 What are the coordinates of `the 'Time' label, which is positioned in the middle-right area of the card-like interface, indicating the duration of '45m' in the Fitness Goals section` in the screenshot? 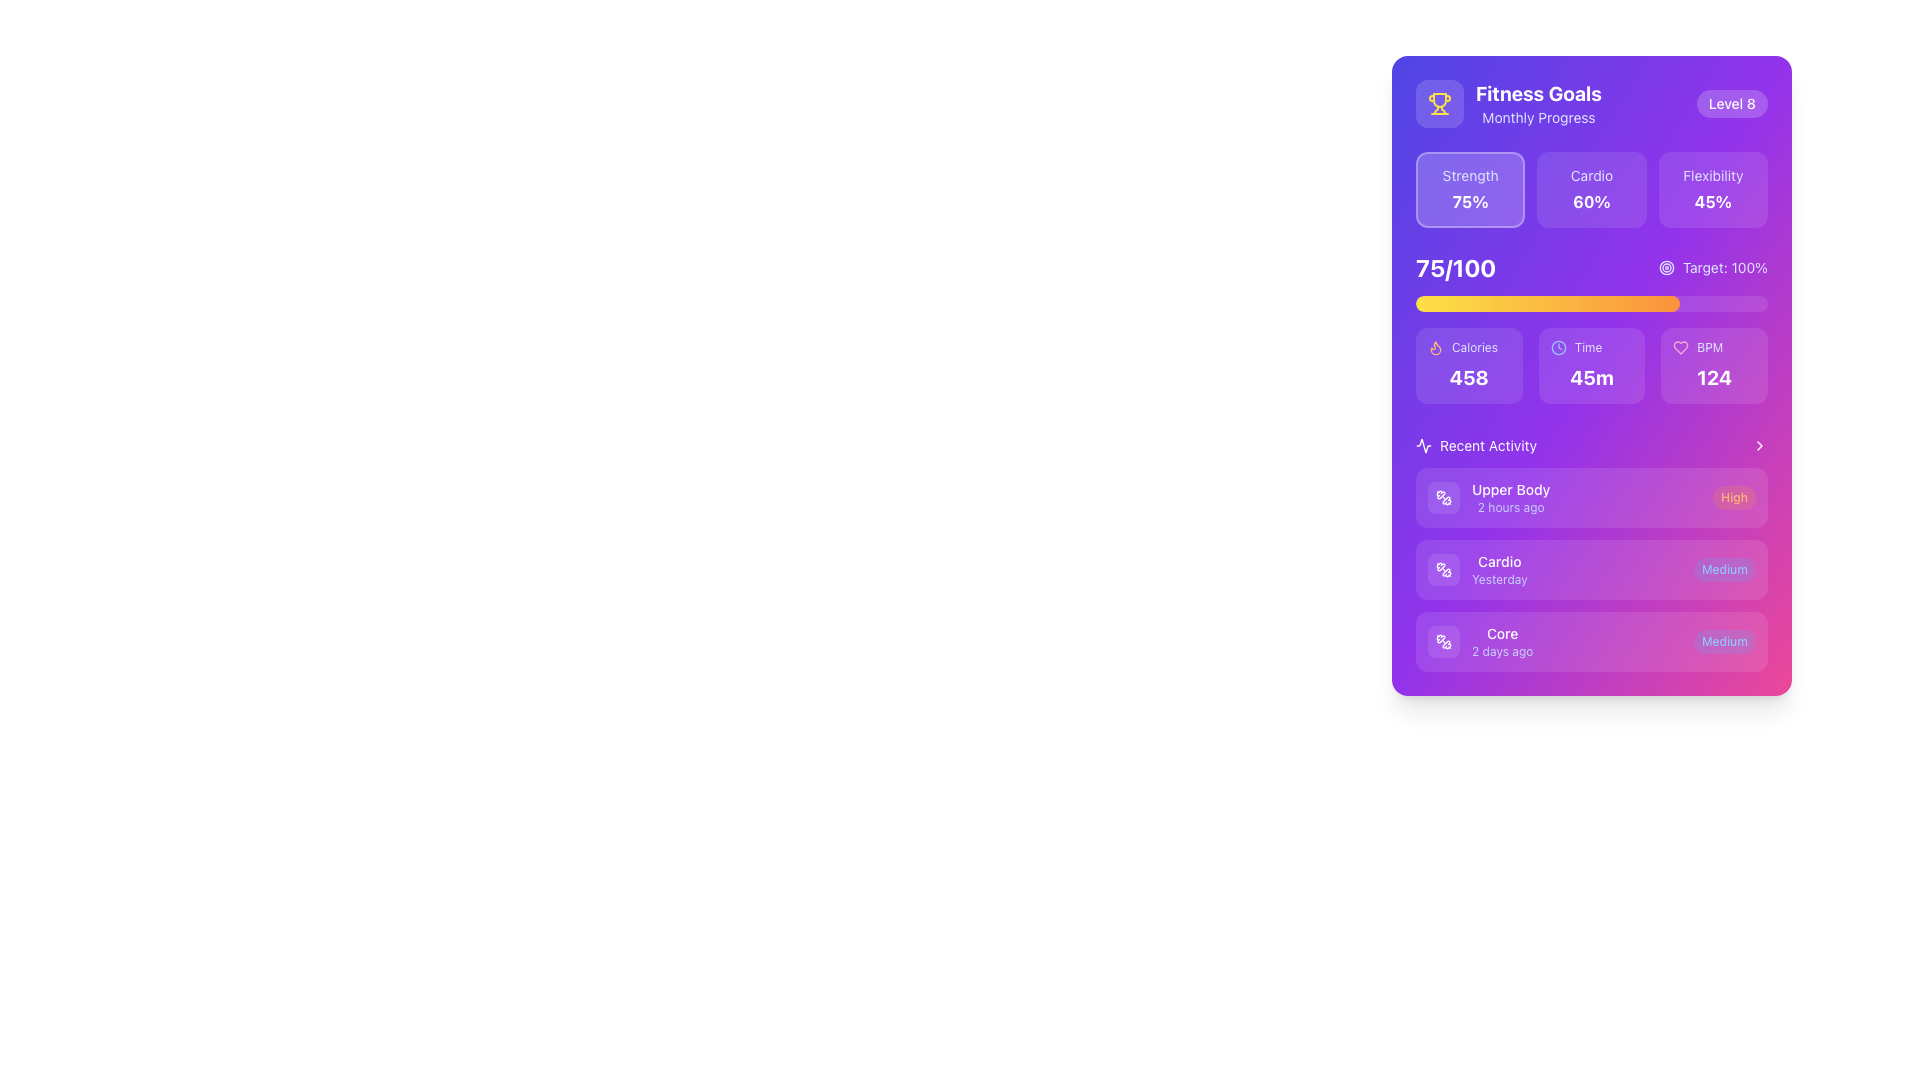 It's located at (1591, 346).